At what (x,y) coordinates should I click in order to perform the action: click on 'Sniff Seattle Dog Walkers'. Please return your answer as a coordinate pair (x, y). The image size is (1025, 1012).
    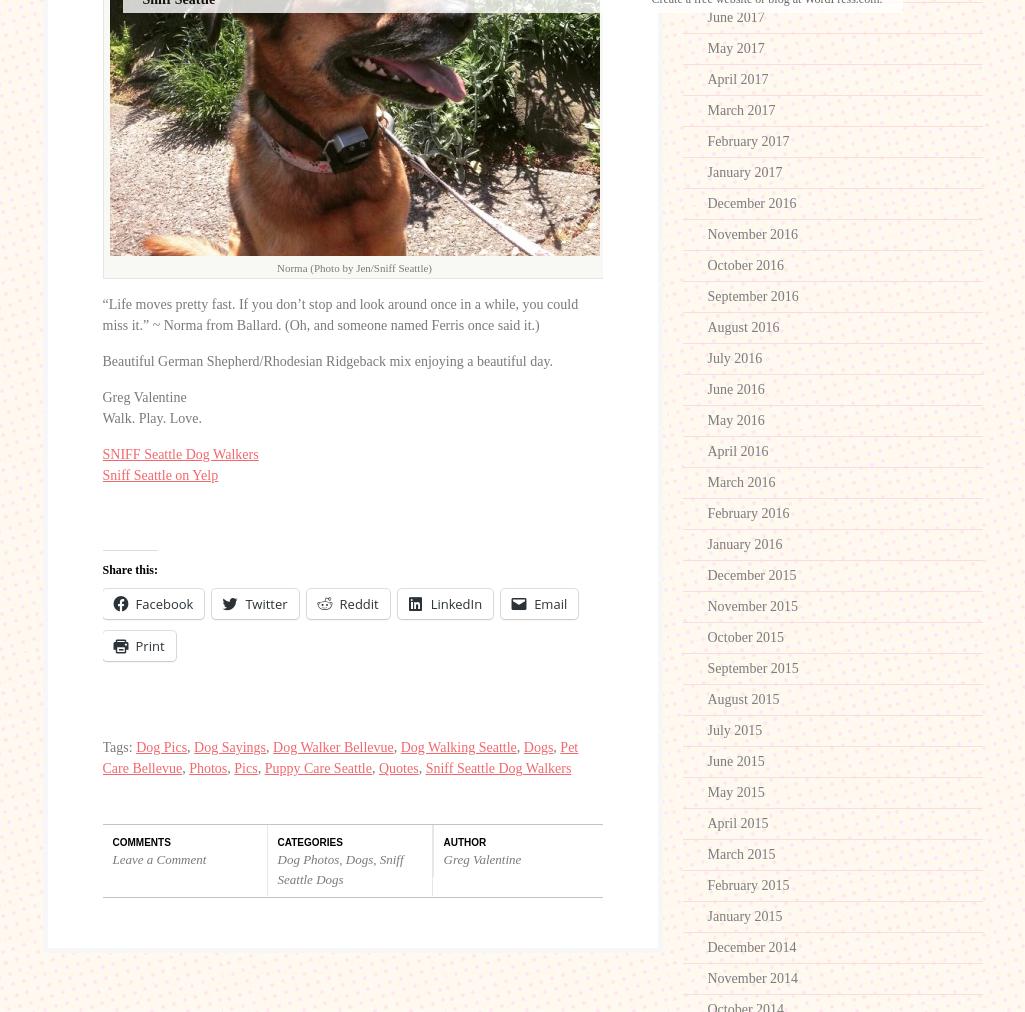
    Looking at the image, I should click on (498, 767).